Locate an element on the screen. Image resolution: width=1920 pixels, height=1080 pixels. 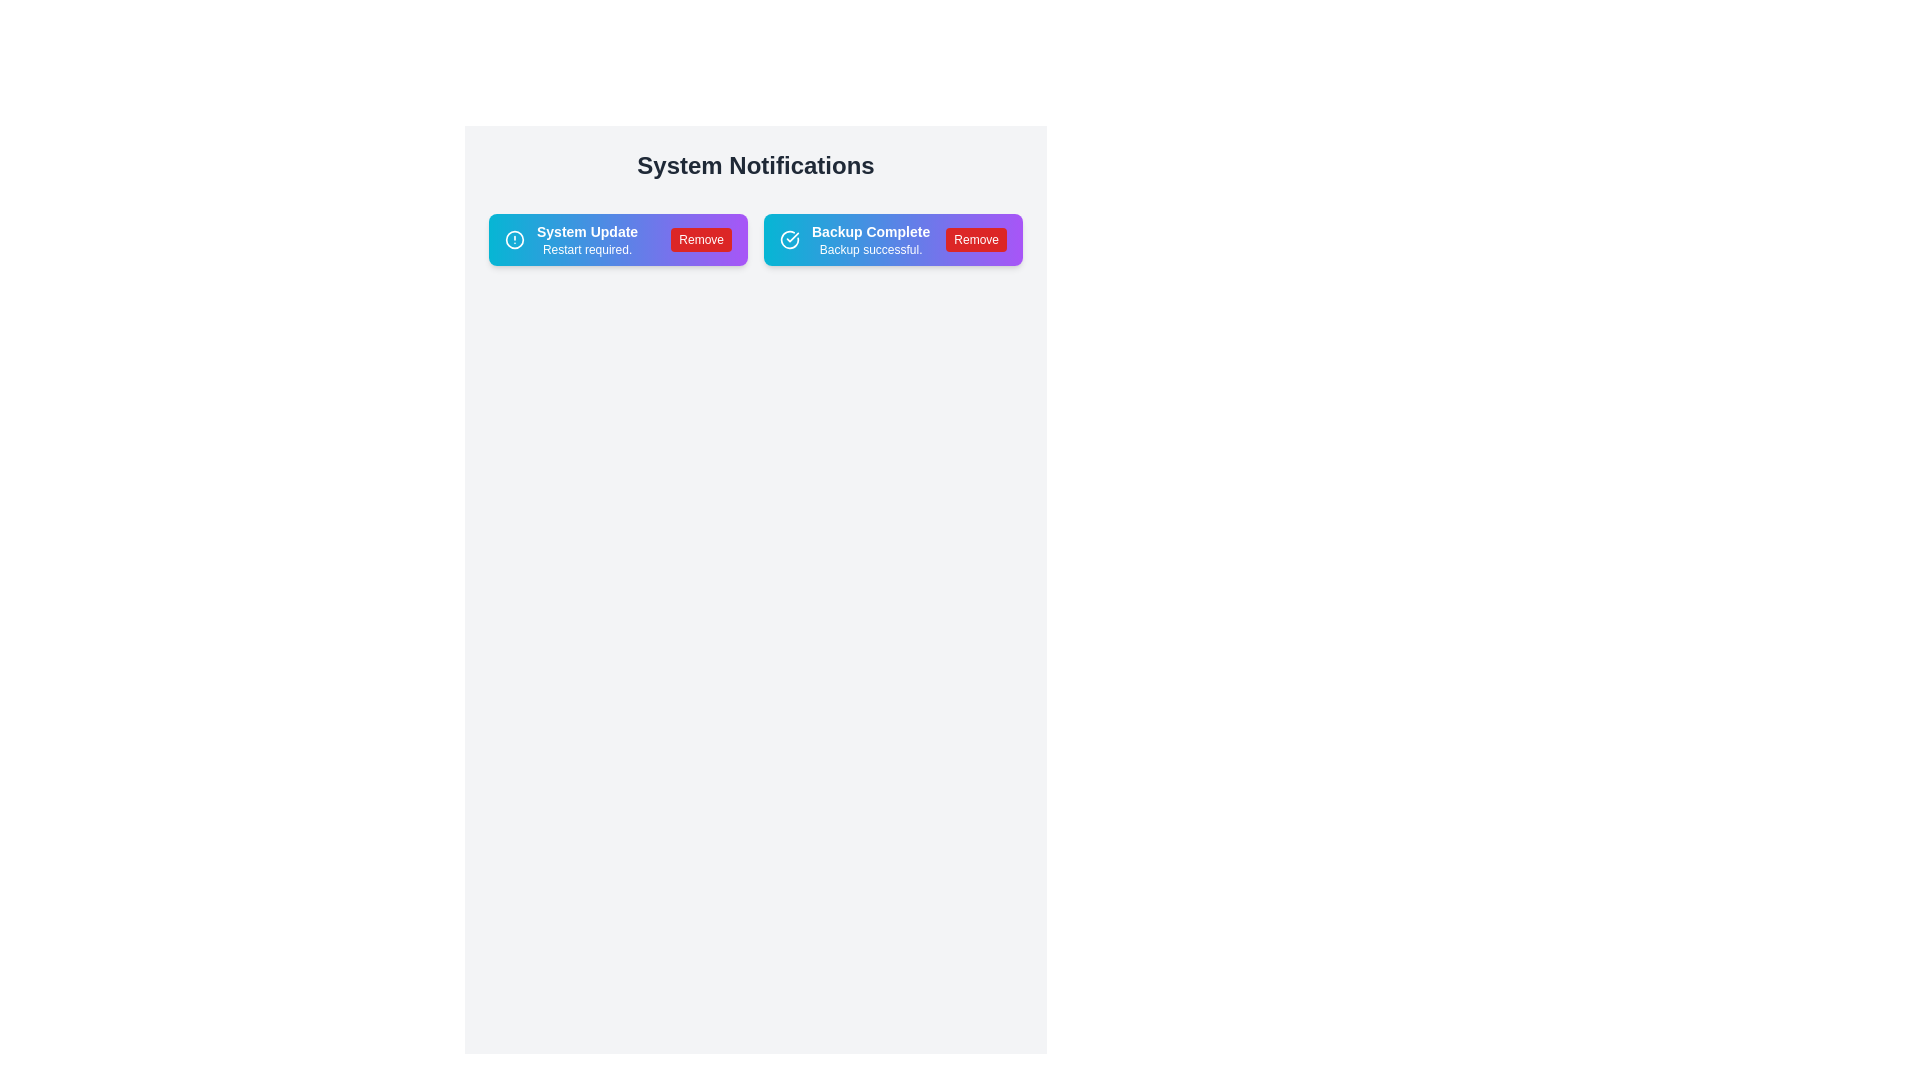
the notification to view its details is located at coordinates (617, 238).